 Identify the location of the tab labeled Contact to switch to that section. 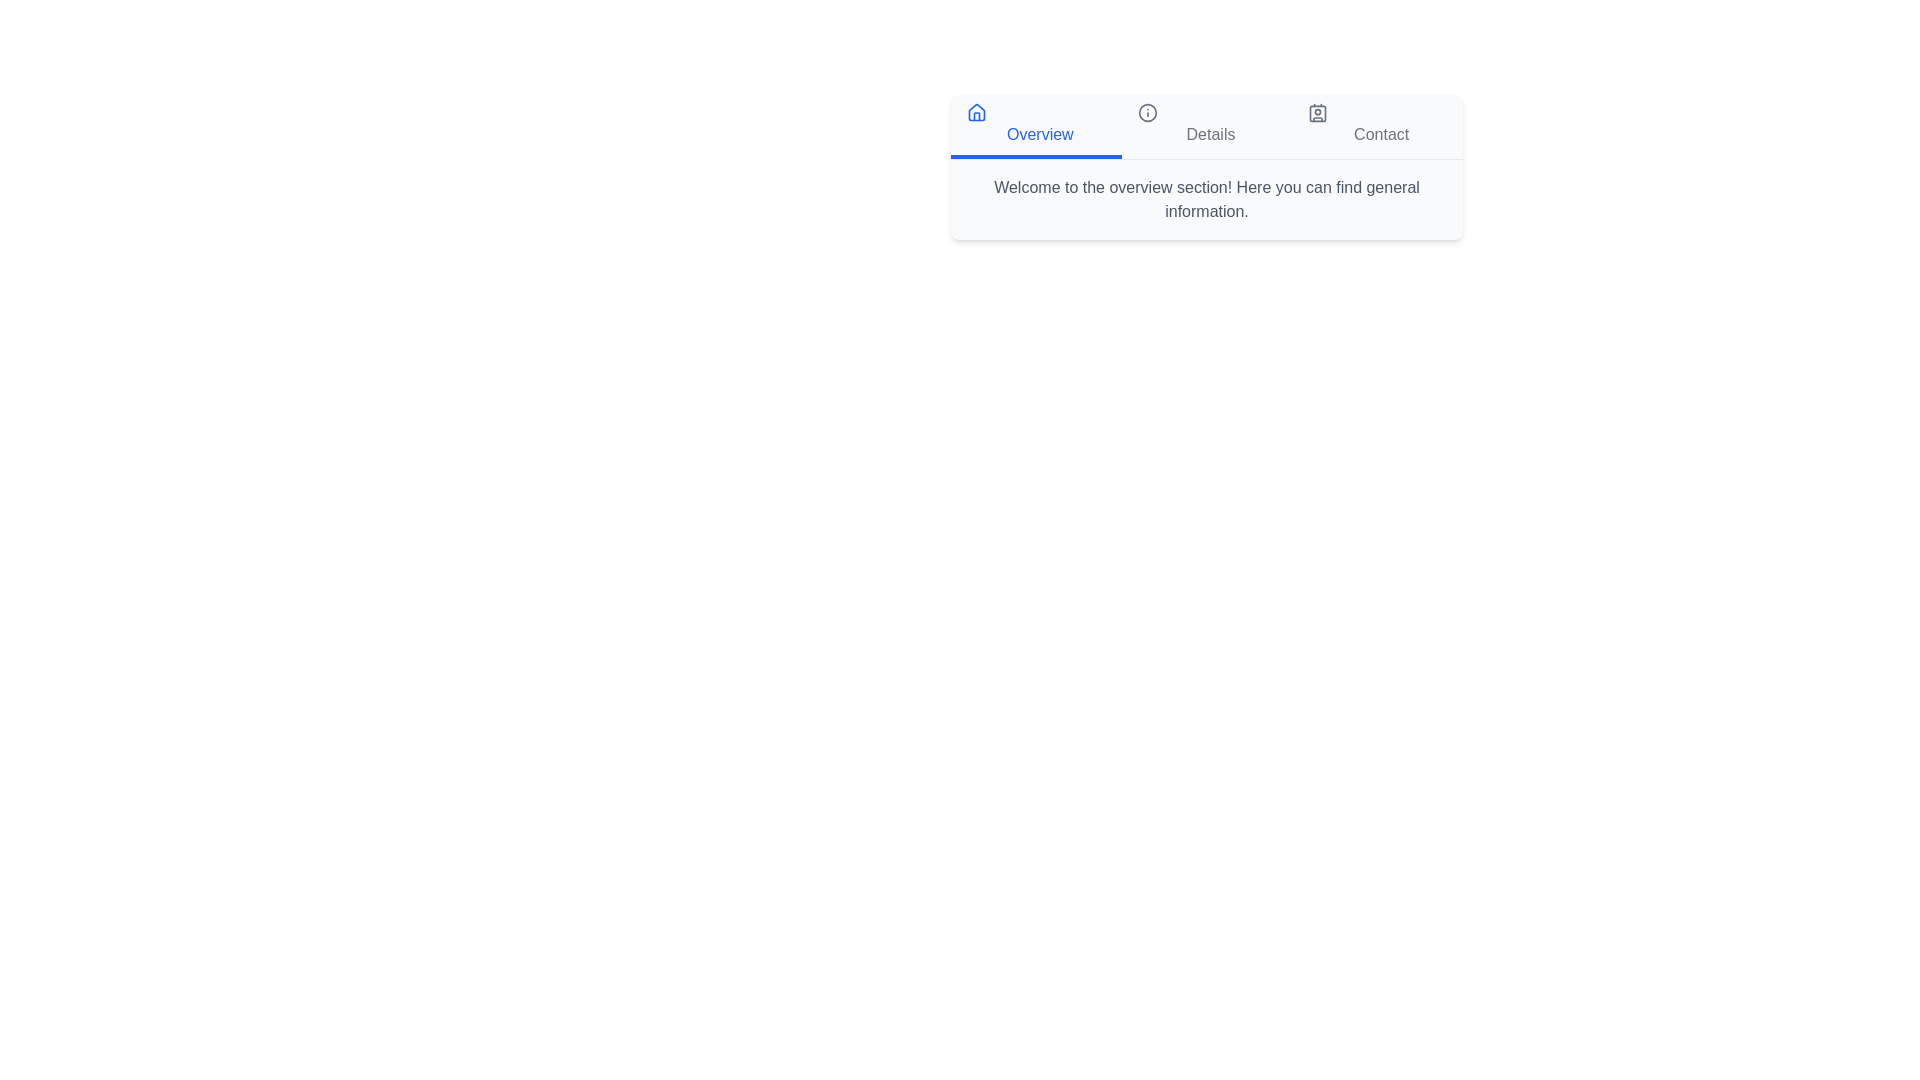
(1376, 127).